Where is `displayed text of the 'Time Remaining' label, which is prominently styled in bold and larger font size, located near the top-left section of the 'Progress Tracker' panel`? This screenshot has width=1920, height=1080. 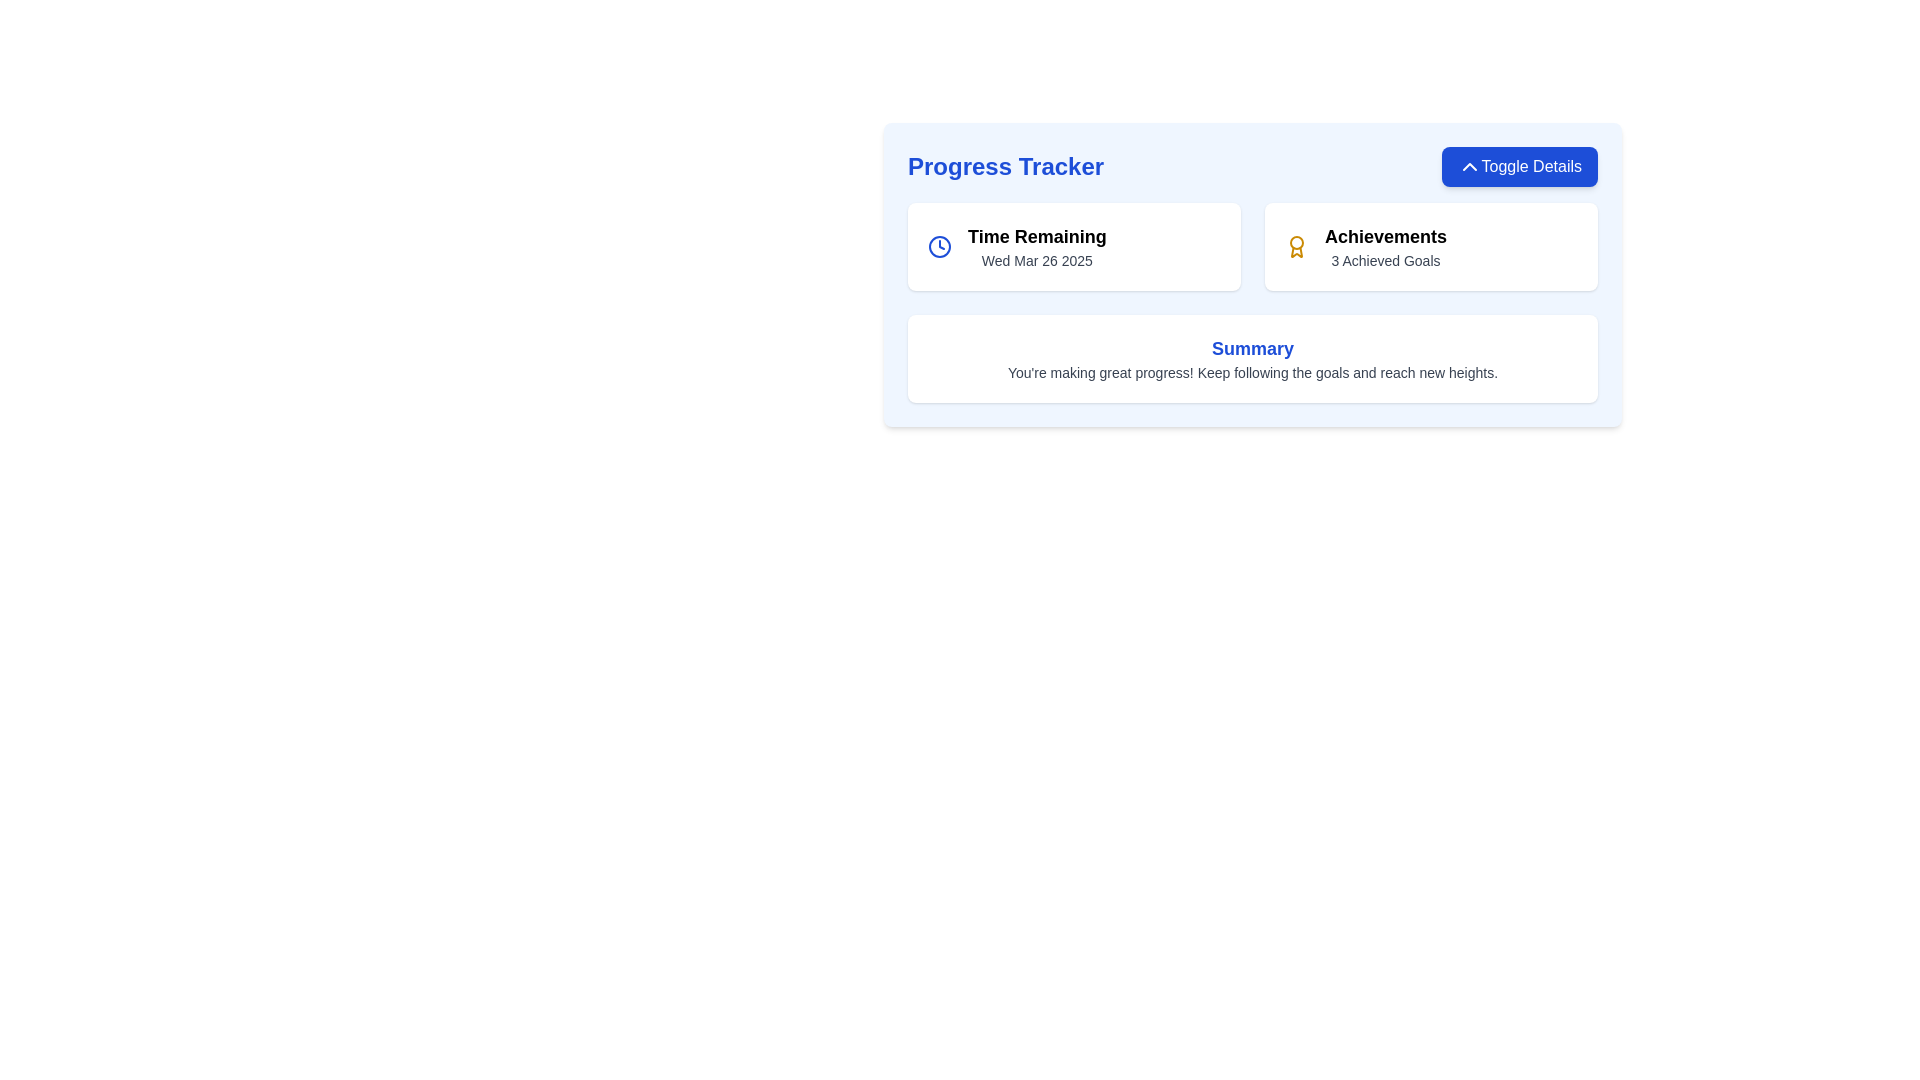 displayed text of the 'Time Remaining' label, which is prominently styled in bold and larger font size, located near the top-left section of the 'Progress Tracker' panel is located at coordinates (1037, 235).